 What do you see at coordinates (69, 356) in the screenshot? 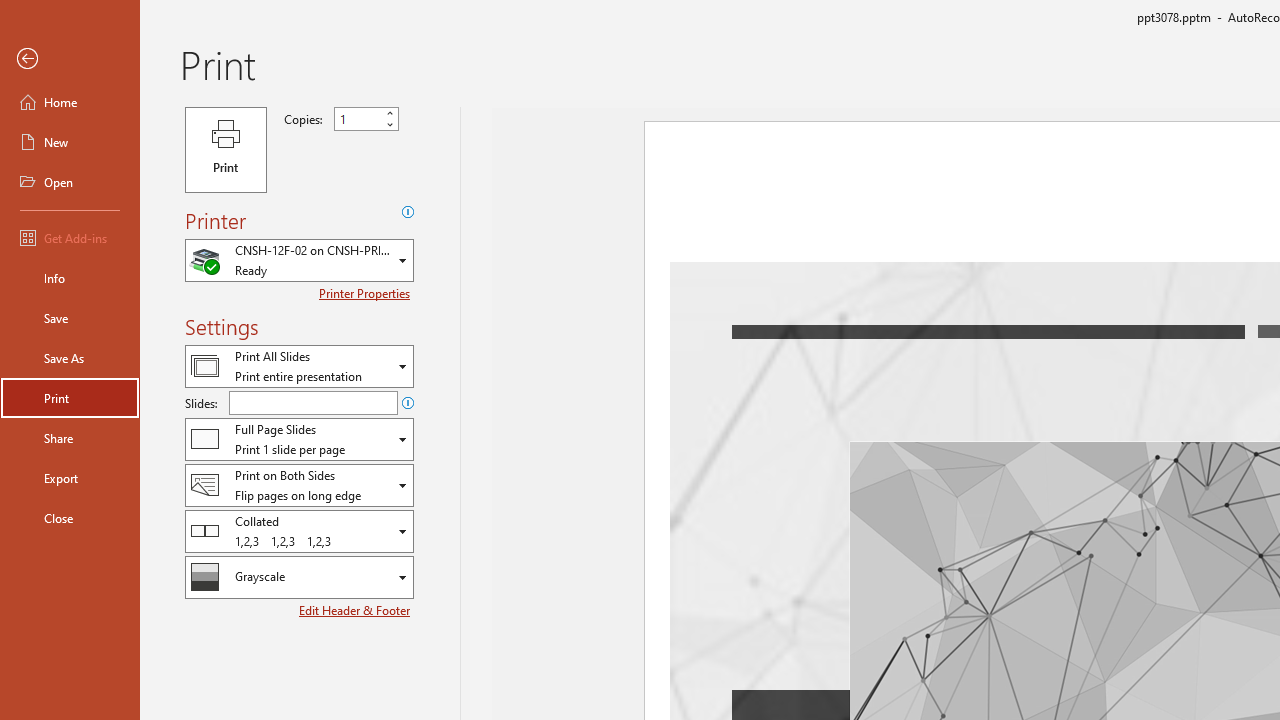
I see `'Save As'` at bounding box center [69, 356].